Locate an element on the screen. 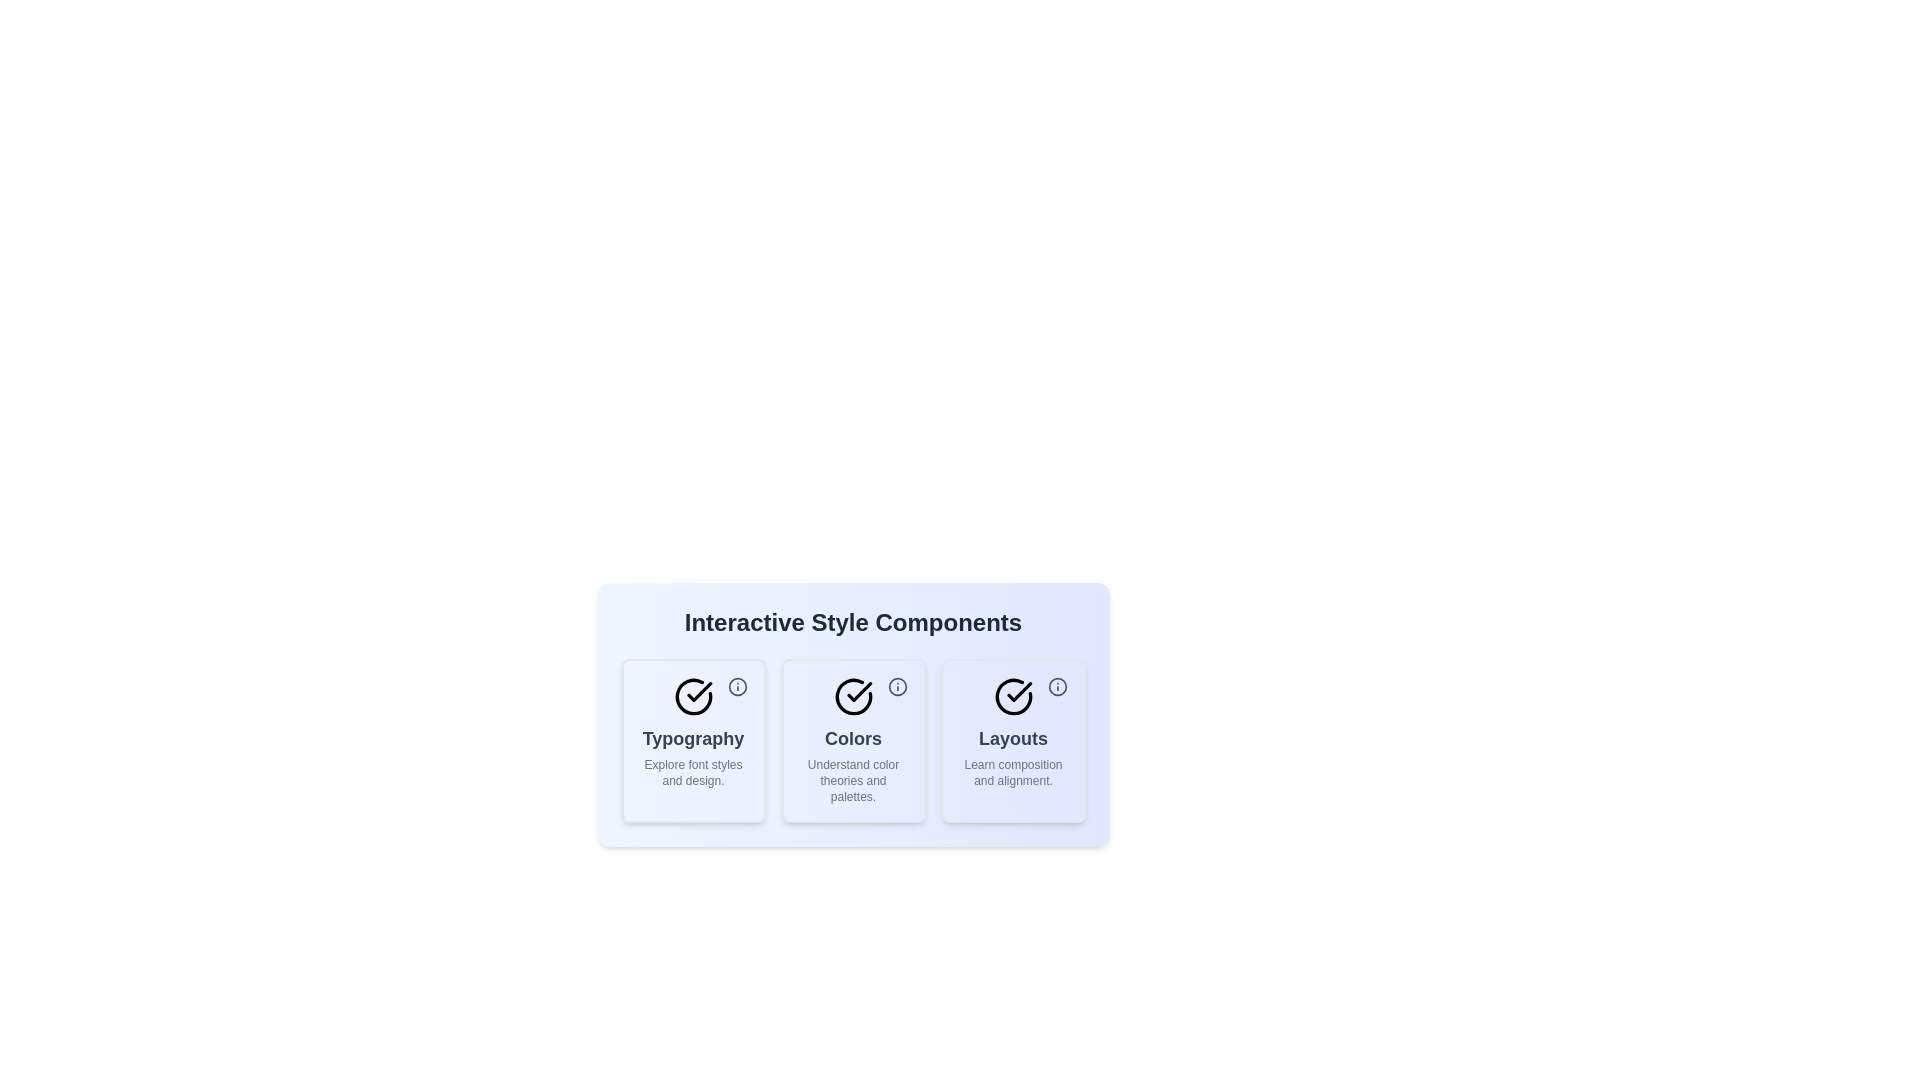  the icon within the chip labeled 'Layouts' is located at coordinates (1056, 685).